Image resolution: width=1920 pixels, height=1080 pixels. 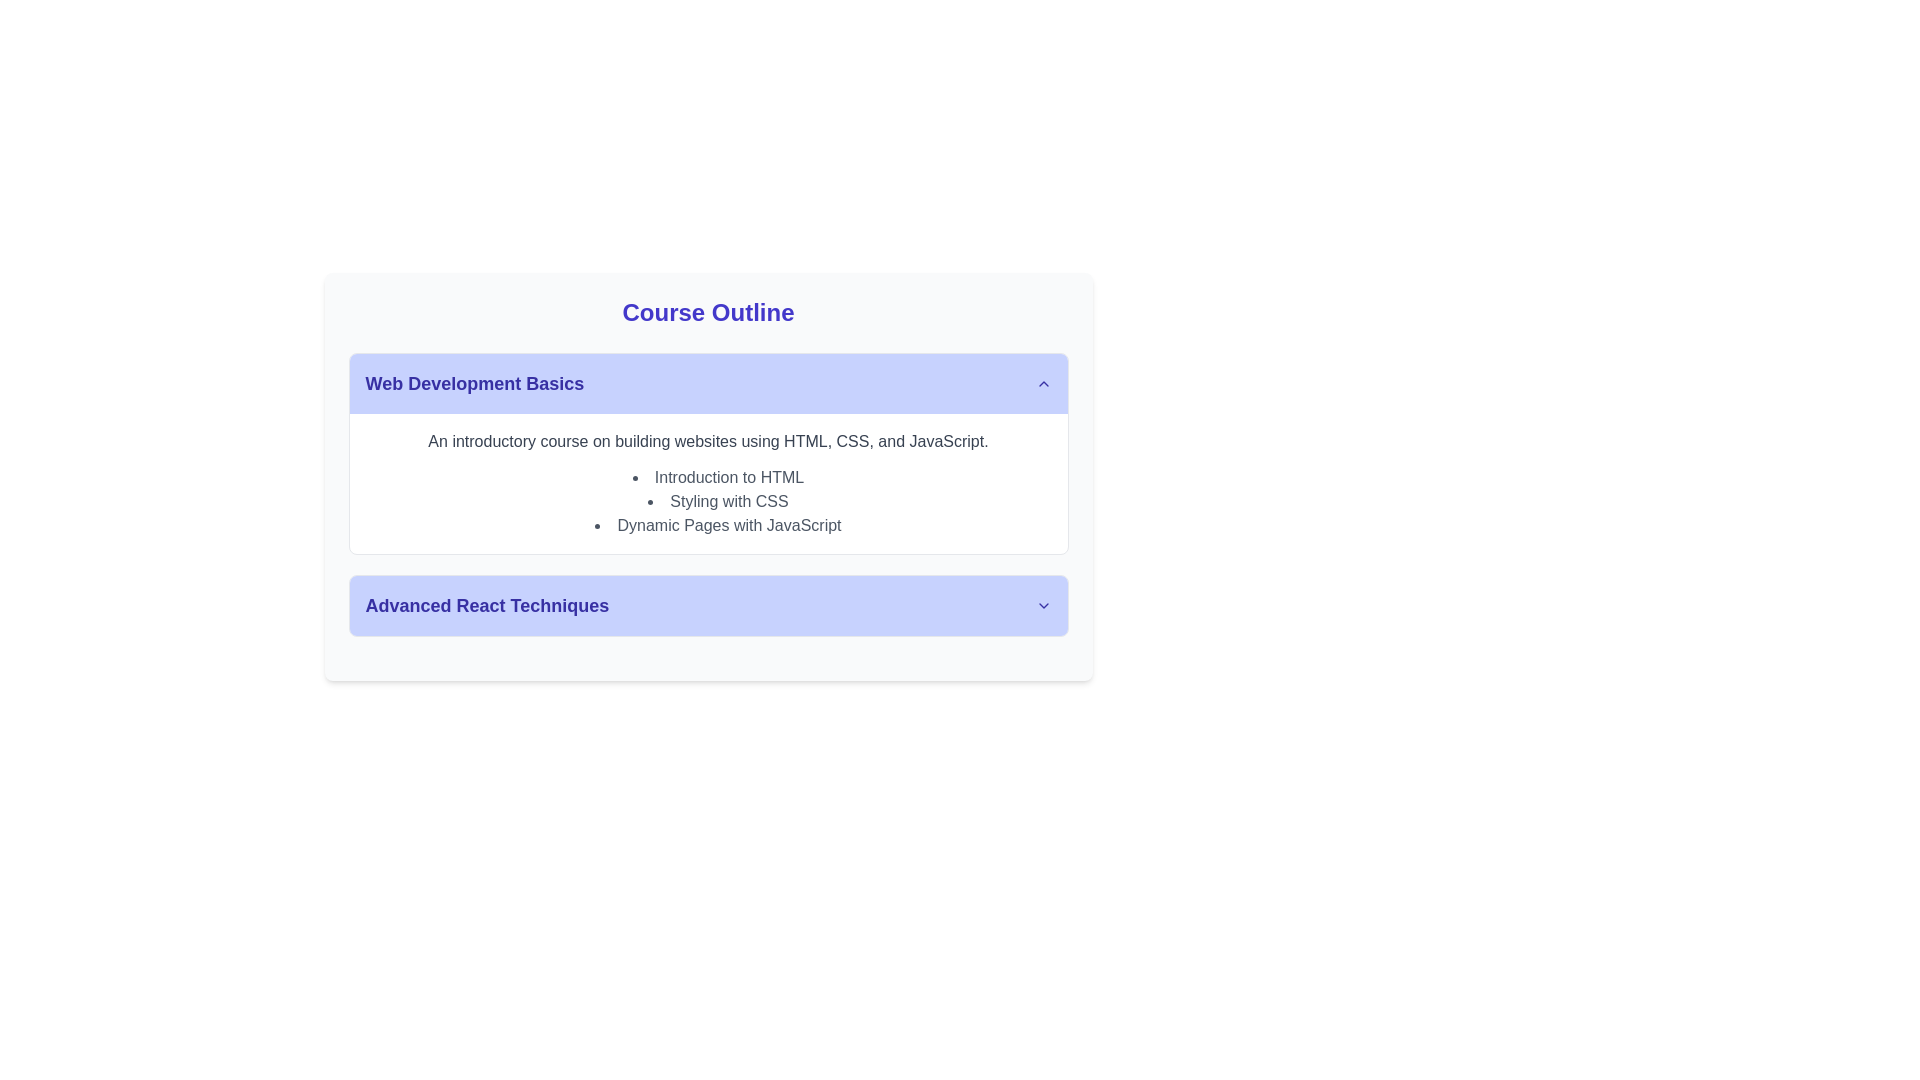 What do you see at coordinates (708, 604) in the screenshot?
I see `the toggle button for 'Advanced React Techniques' located` at bounding box center [708, 604].